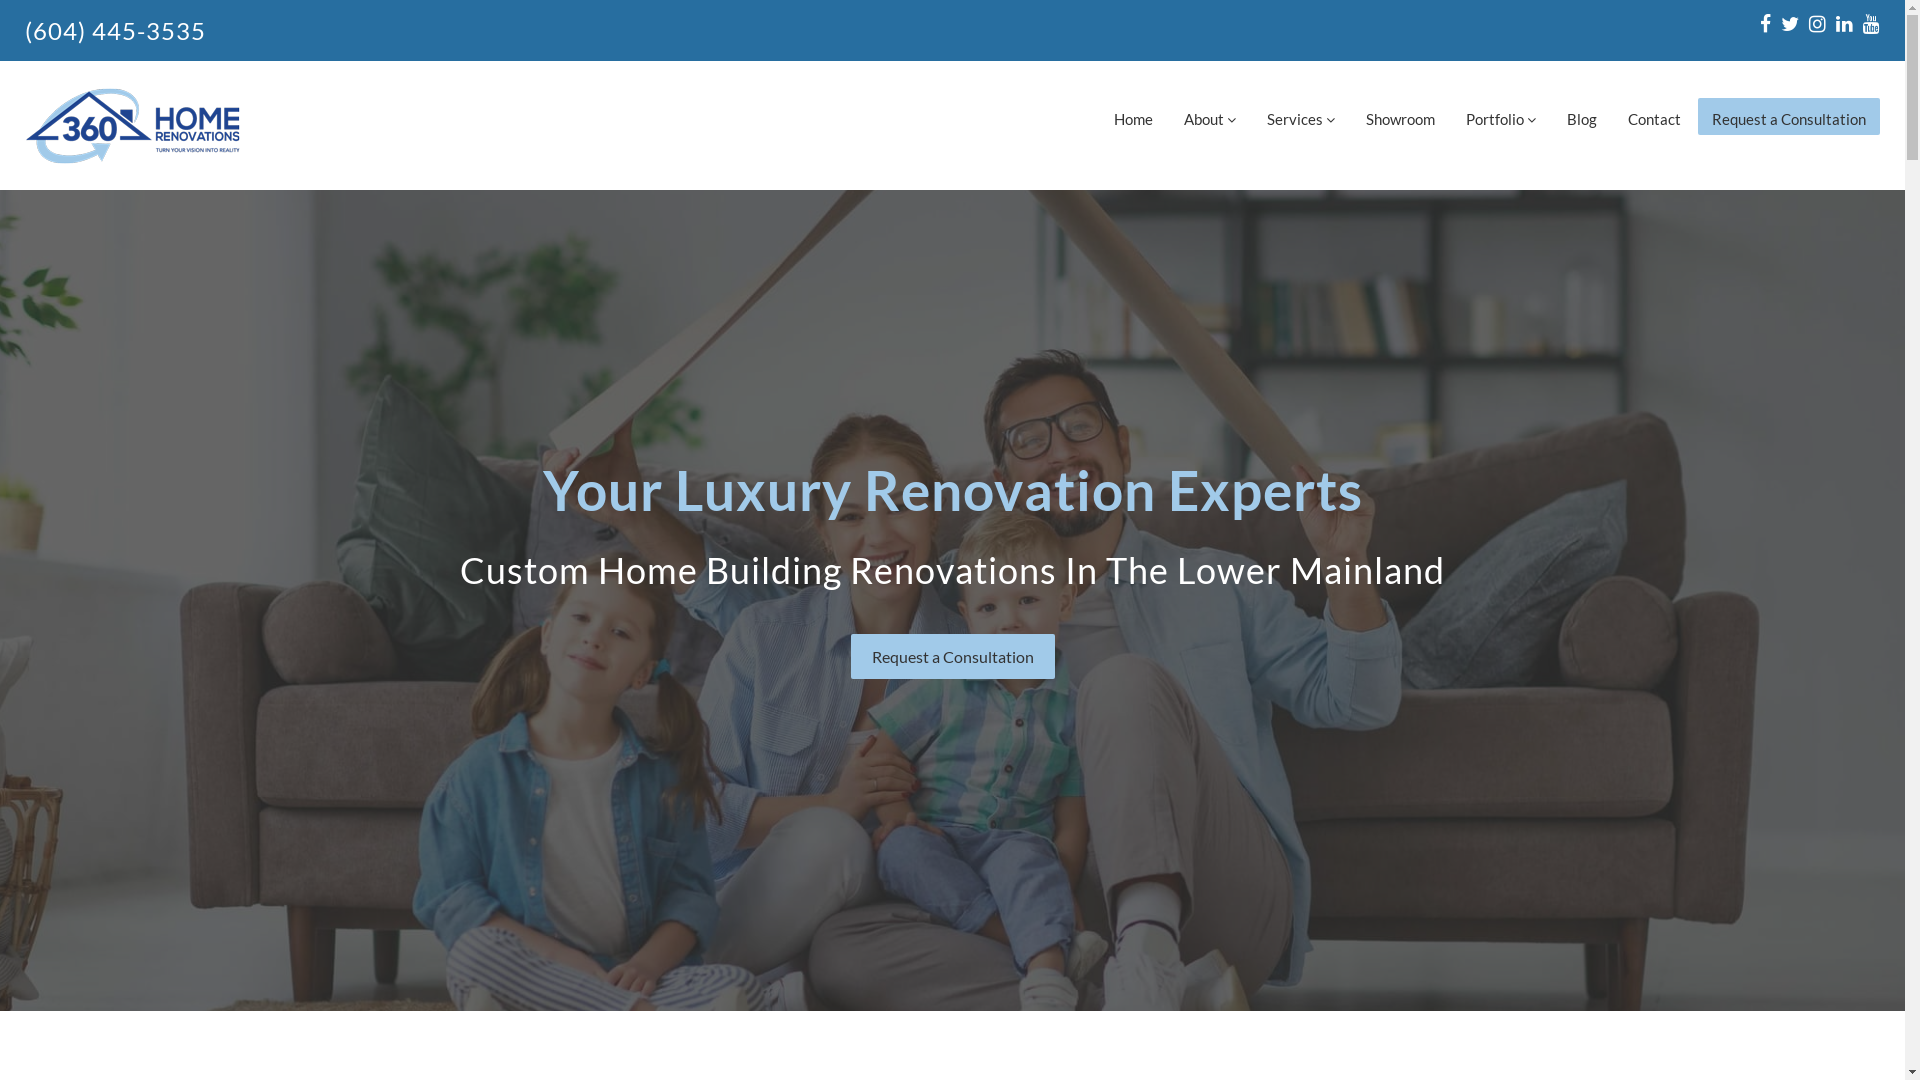 The image size is (1920, 1080). What do you see at coordinates (1789, 116) in the screenshot?
I see `'Request a Consultation'` at bounding box center [1789, 116].